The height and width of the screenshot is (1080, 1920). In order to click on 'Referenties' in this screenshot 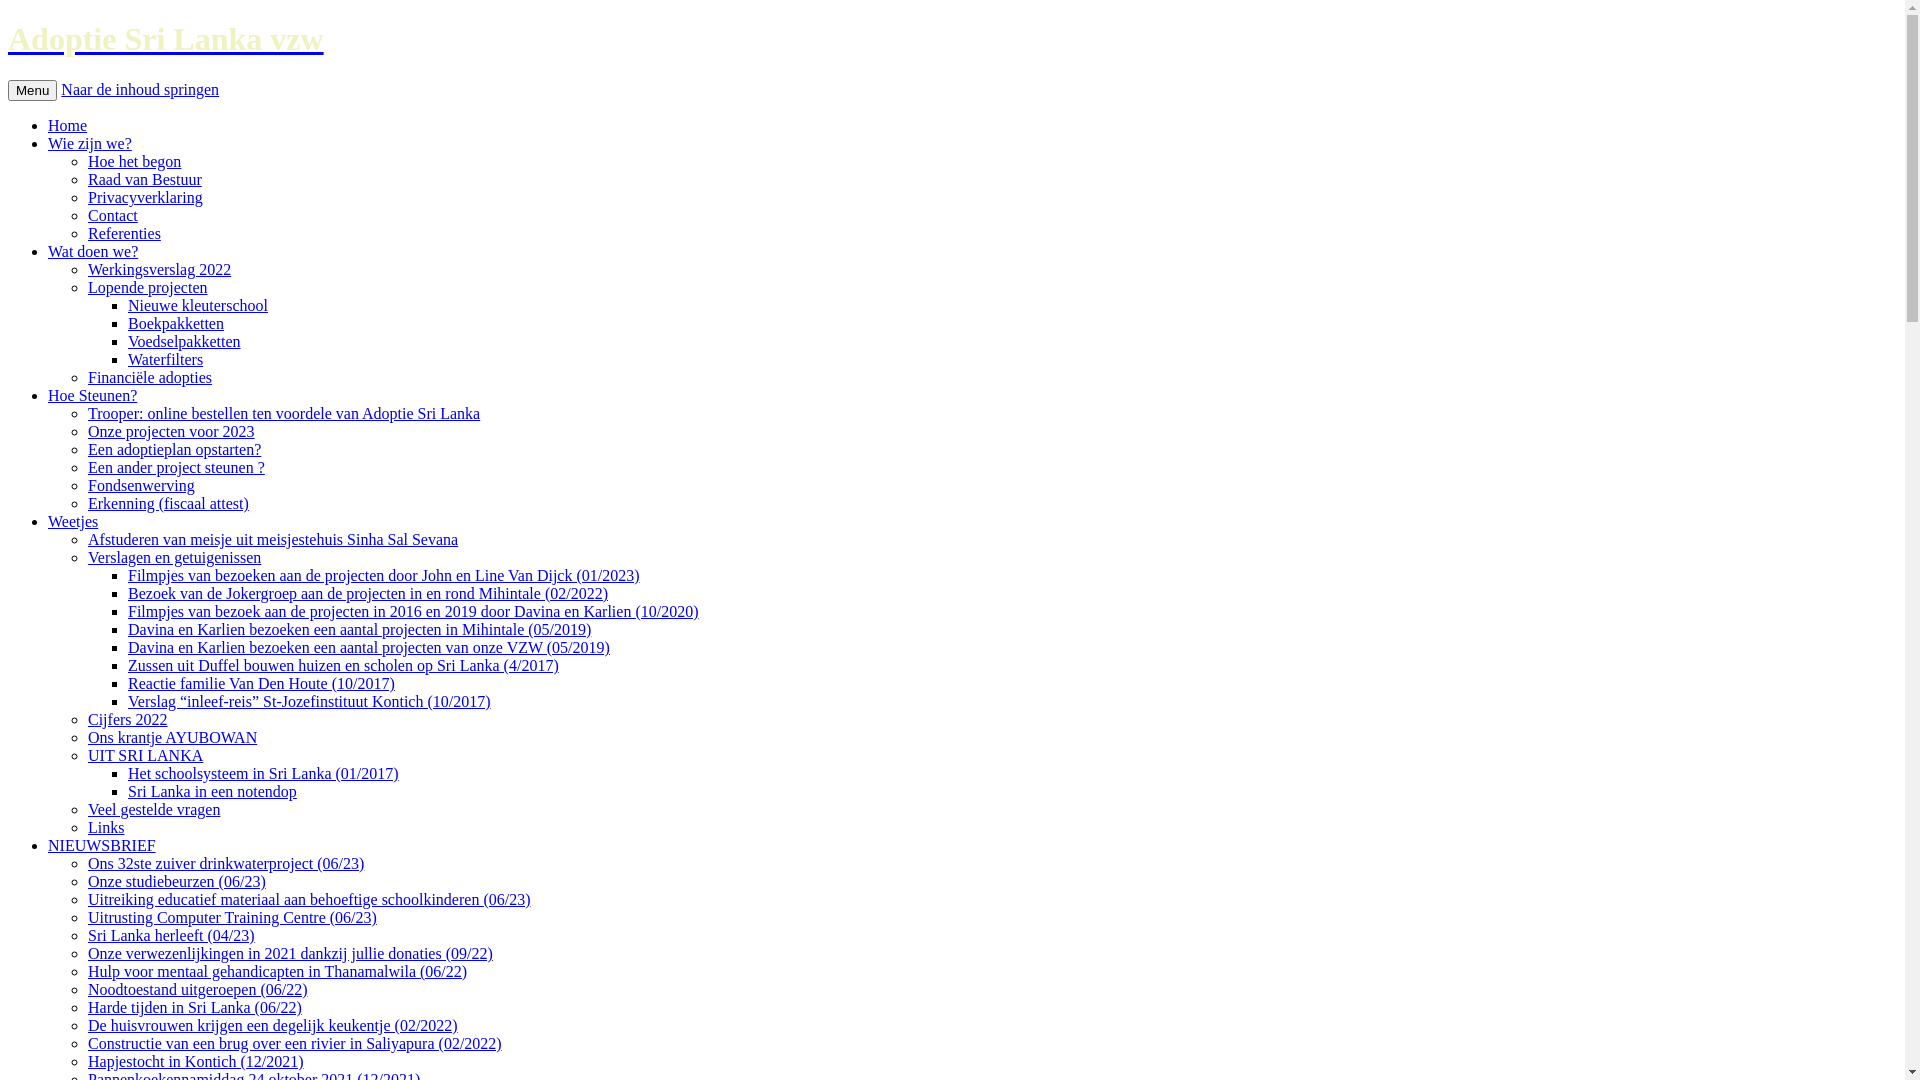, I will do `click(123, 232)`.